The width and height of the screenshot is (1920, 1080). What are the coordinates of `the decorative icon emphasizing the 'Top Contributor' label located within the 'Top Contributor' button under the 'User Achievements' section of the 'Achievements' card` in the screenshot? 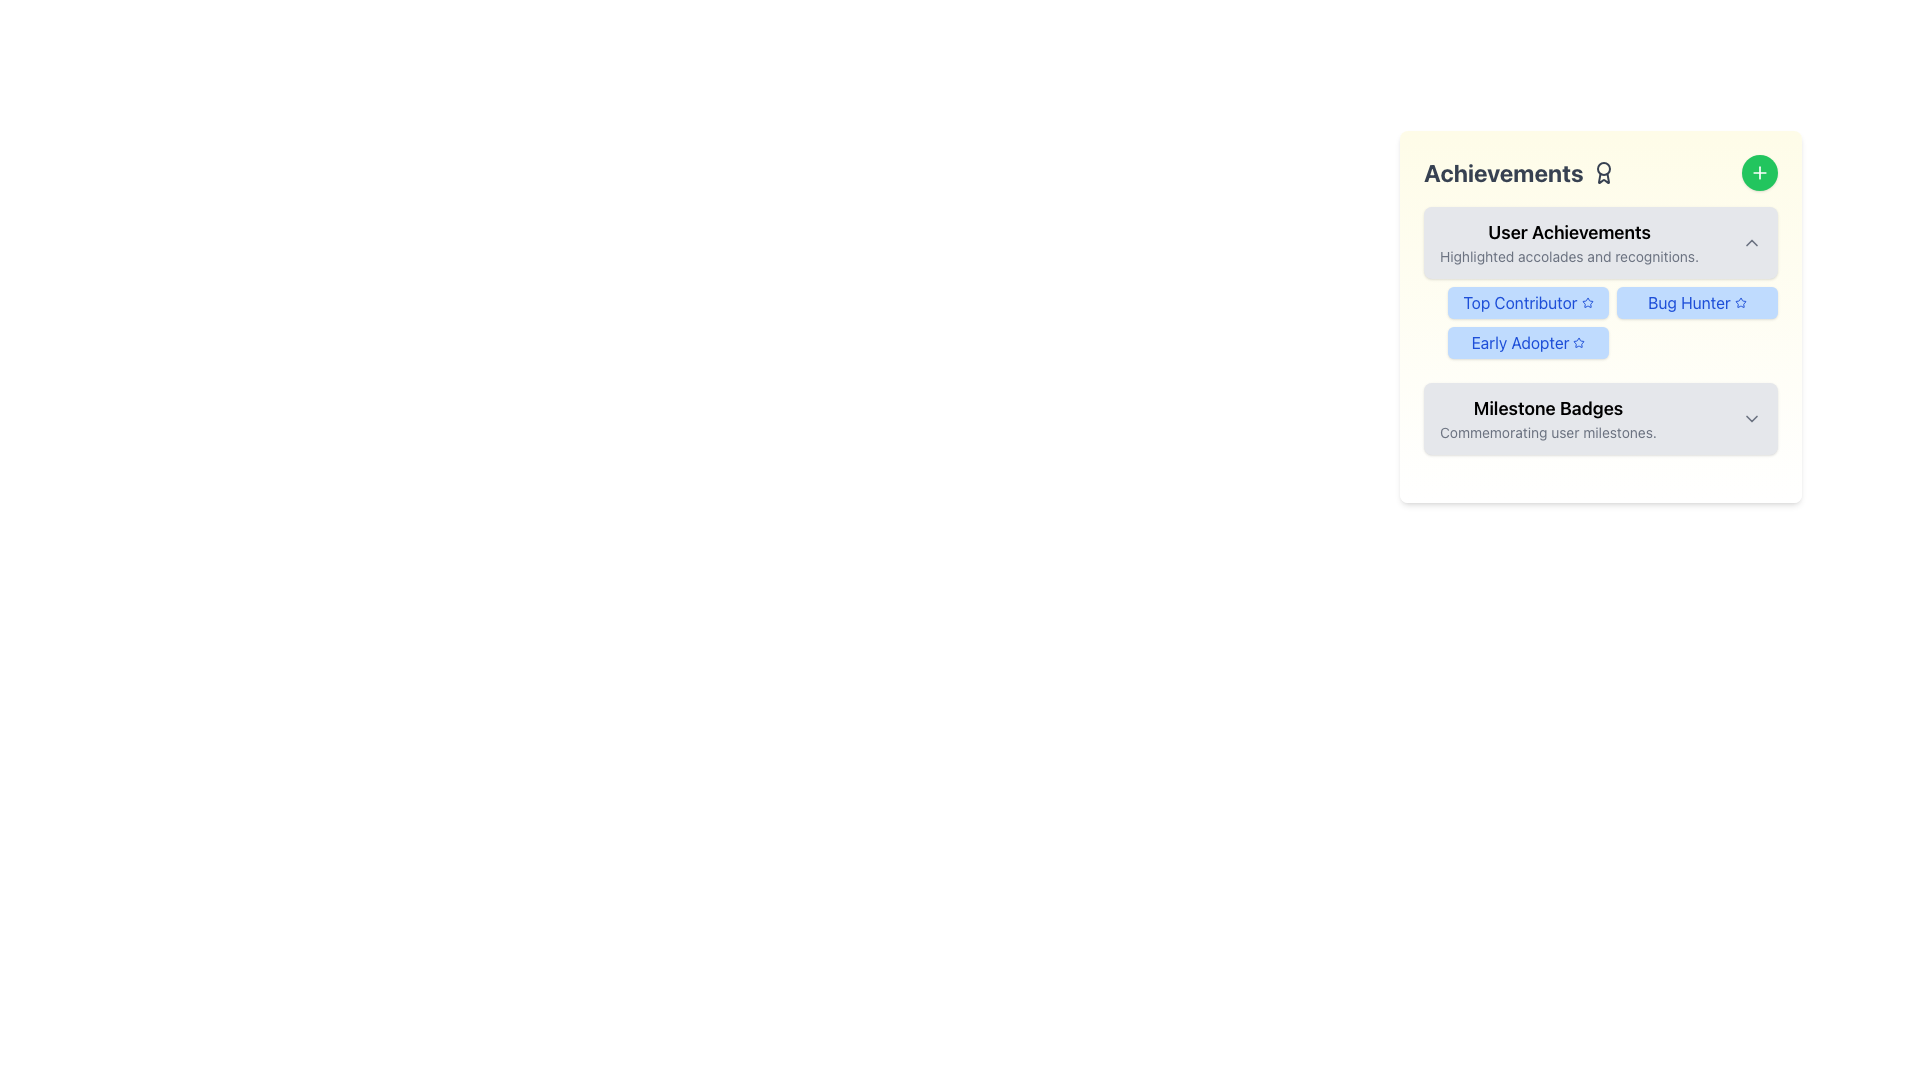 It's located at (1586, 303).